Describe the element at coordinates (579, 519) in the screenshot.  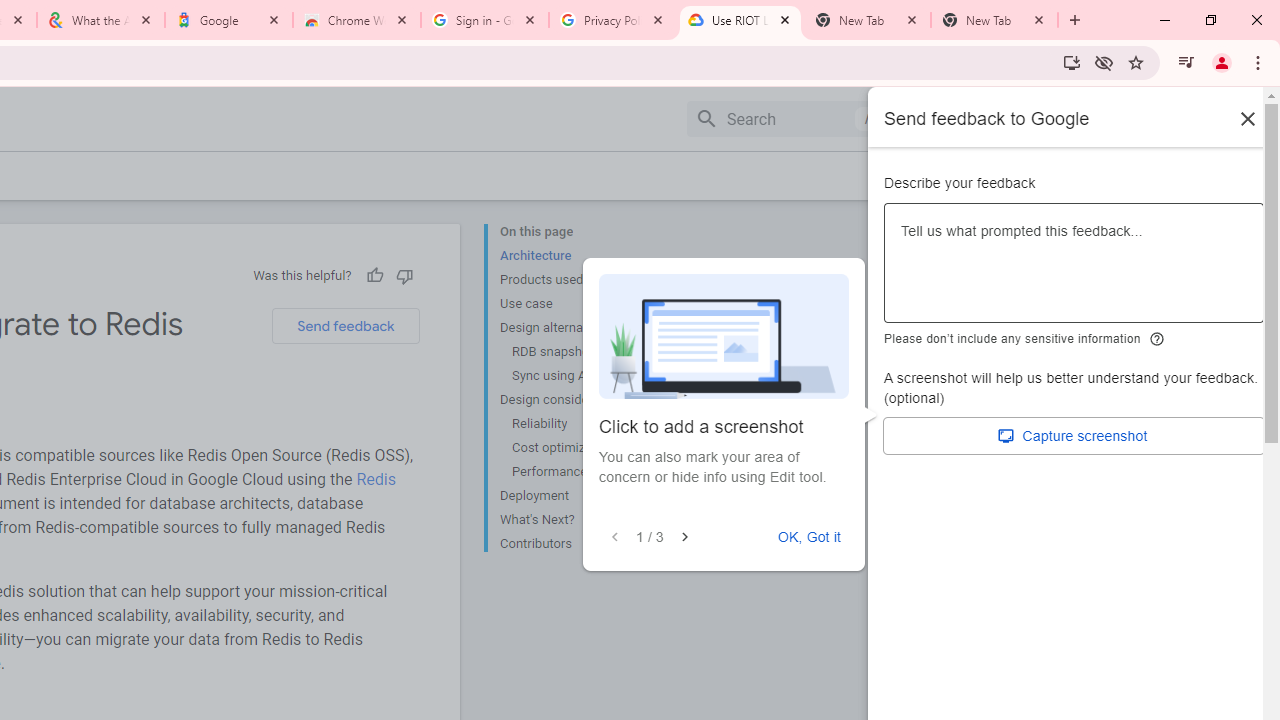
I see `'What'` at that location.